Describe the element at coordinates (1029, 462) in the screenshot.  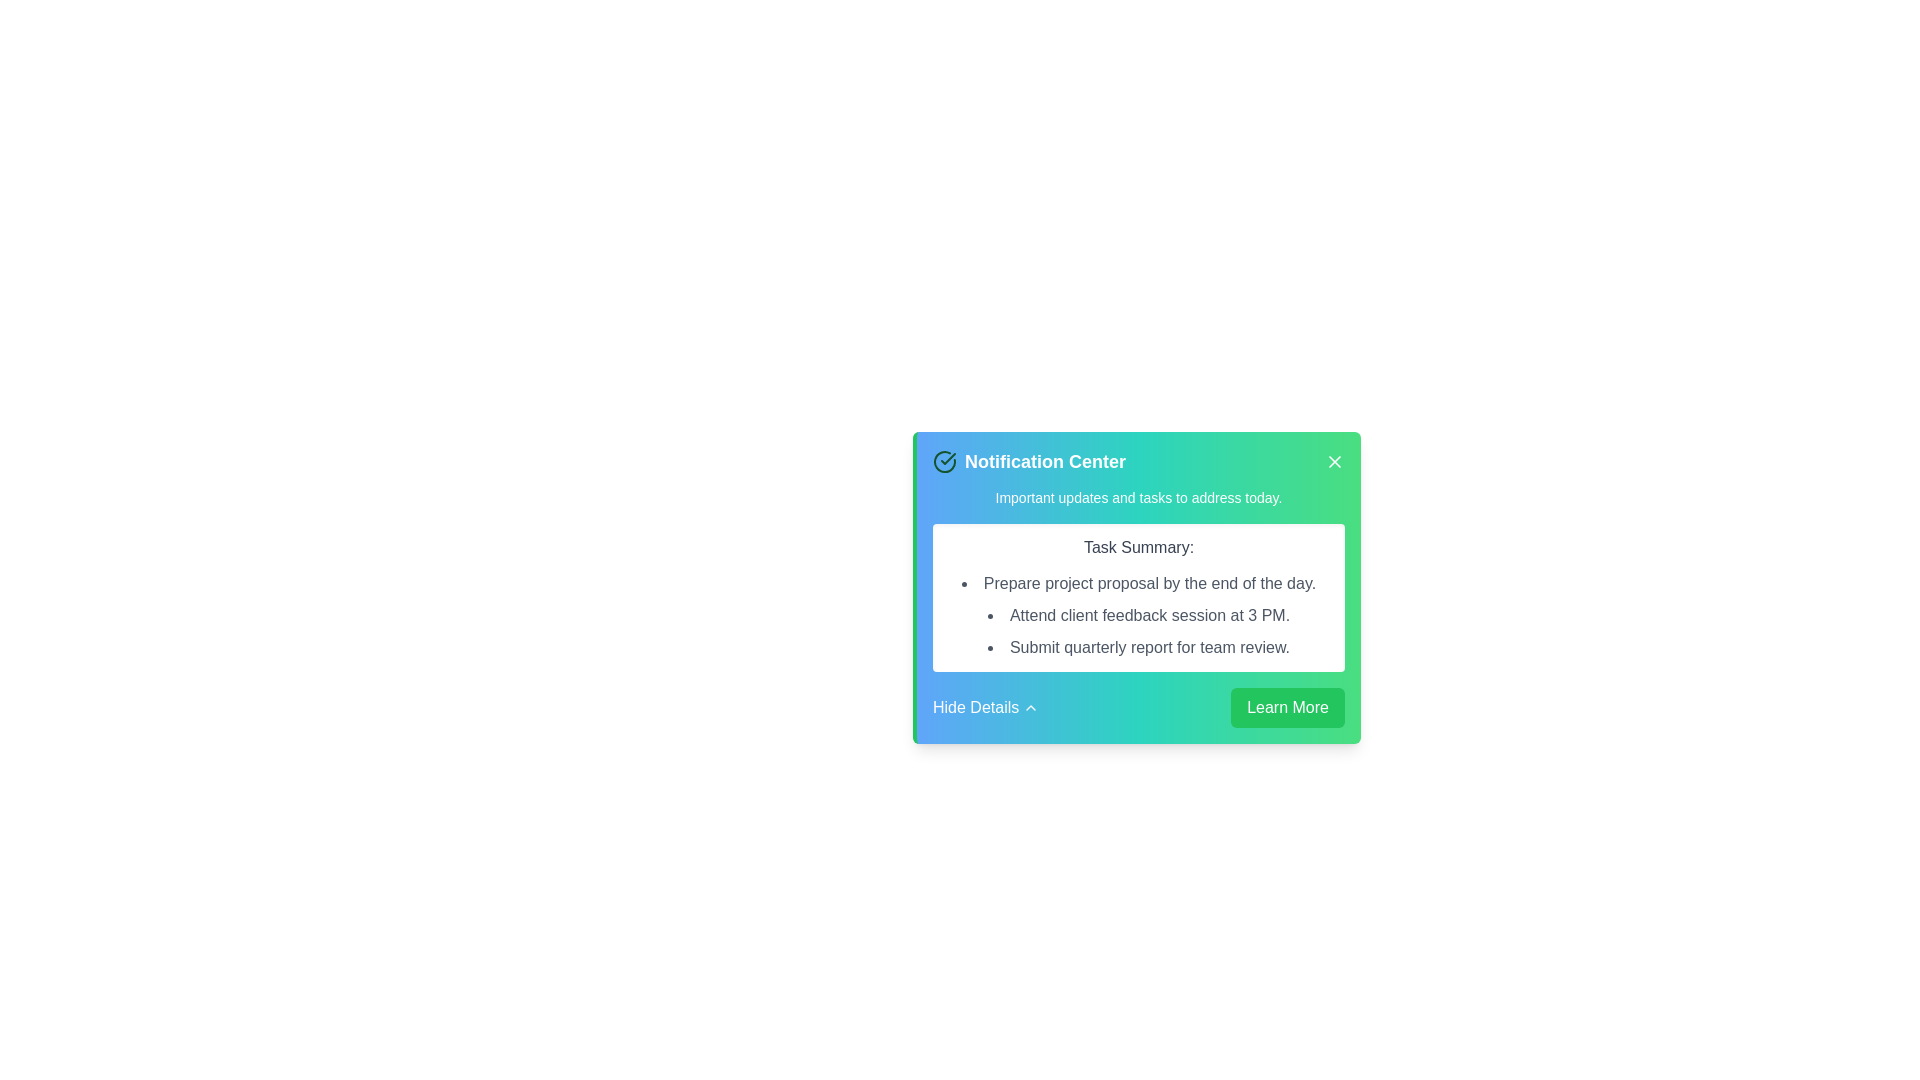
I see `the text label with an accompanying icon that serves as the title for the notification card, located in the top-left corner of the header section` at that location.